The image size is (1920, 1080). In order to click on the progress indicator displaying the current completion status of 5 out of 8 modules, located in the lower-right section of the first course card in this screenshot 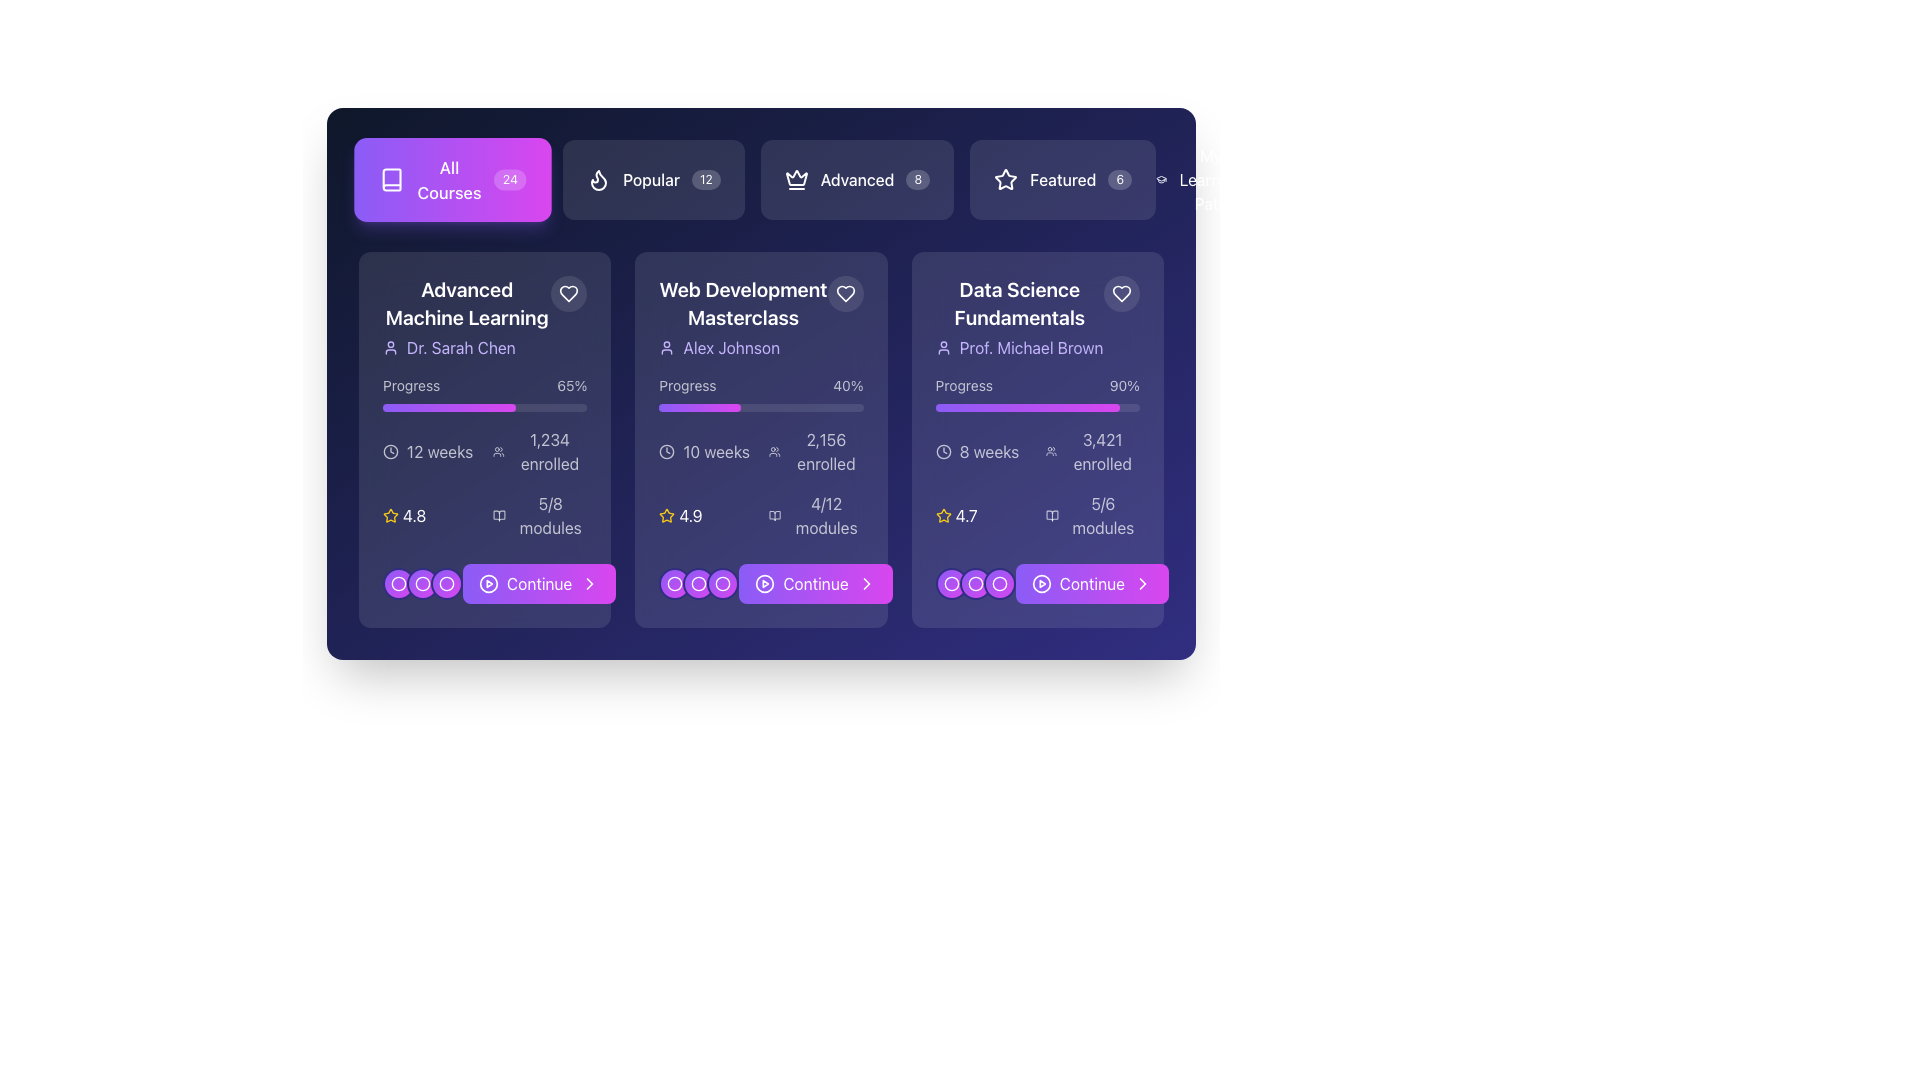, I will do `click(540, 515)`.